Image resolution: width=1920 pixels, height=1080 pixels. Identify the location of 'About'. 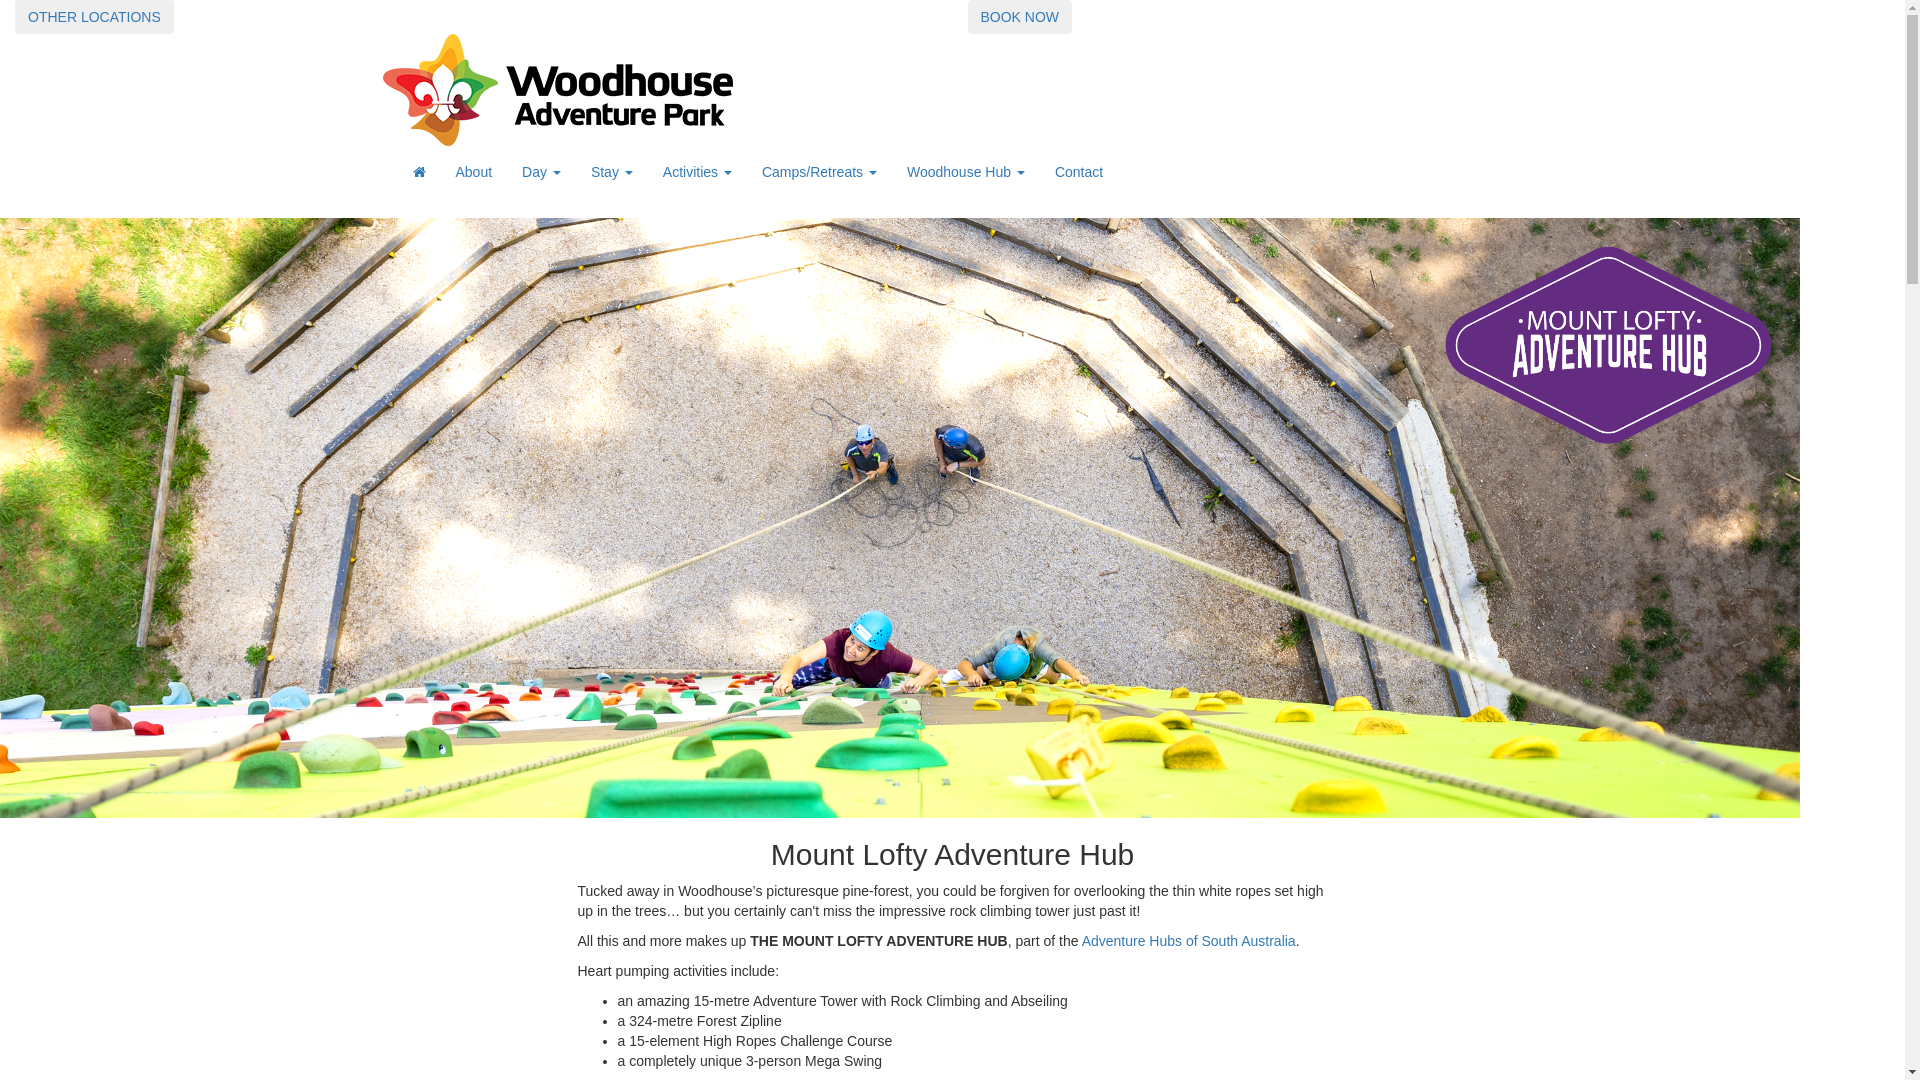
(439, 171).